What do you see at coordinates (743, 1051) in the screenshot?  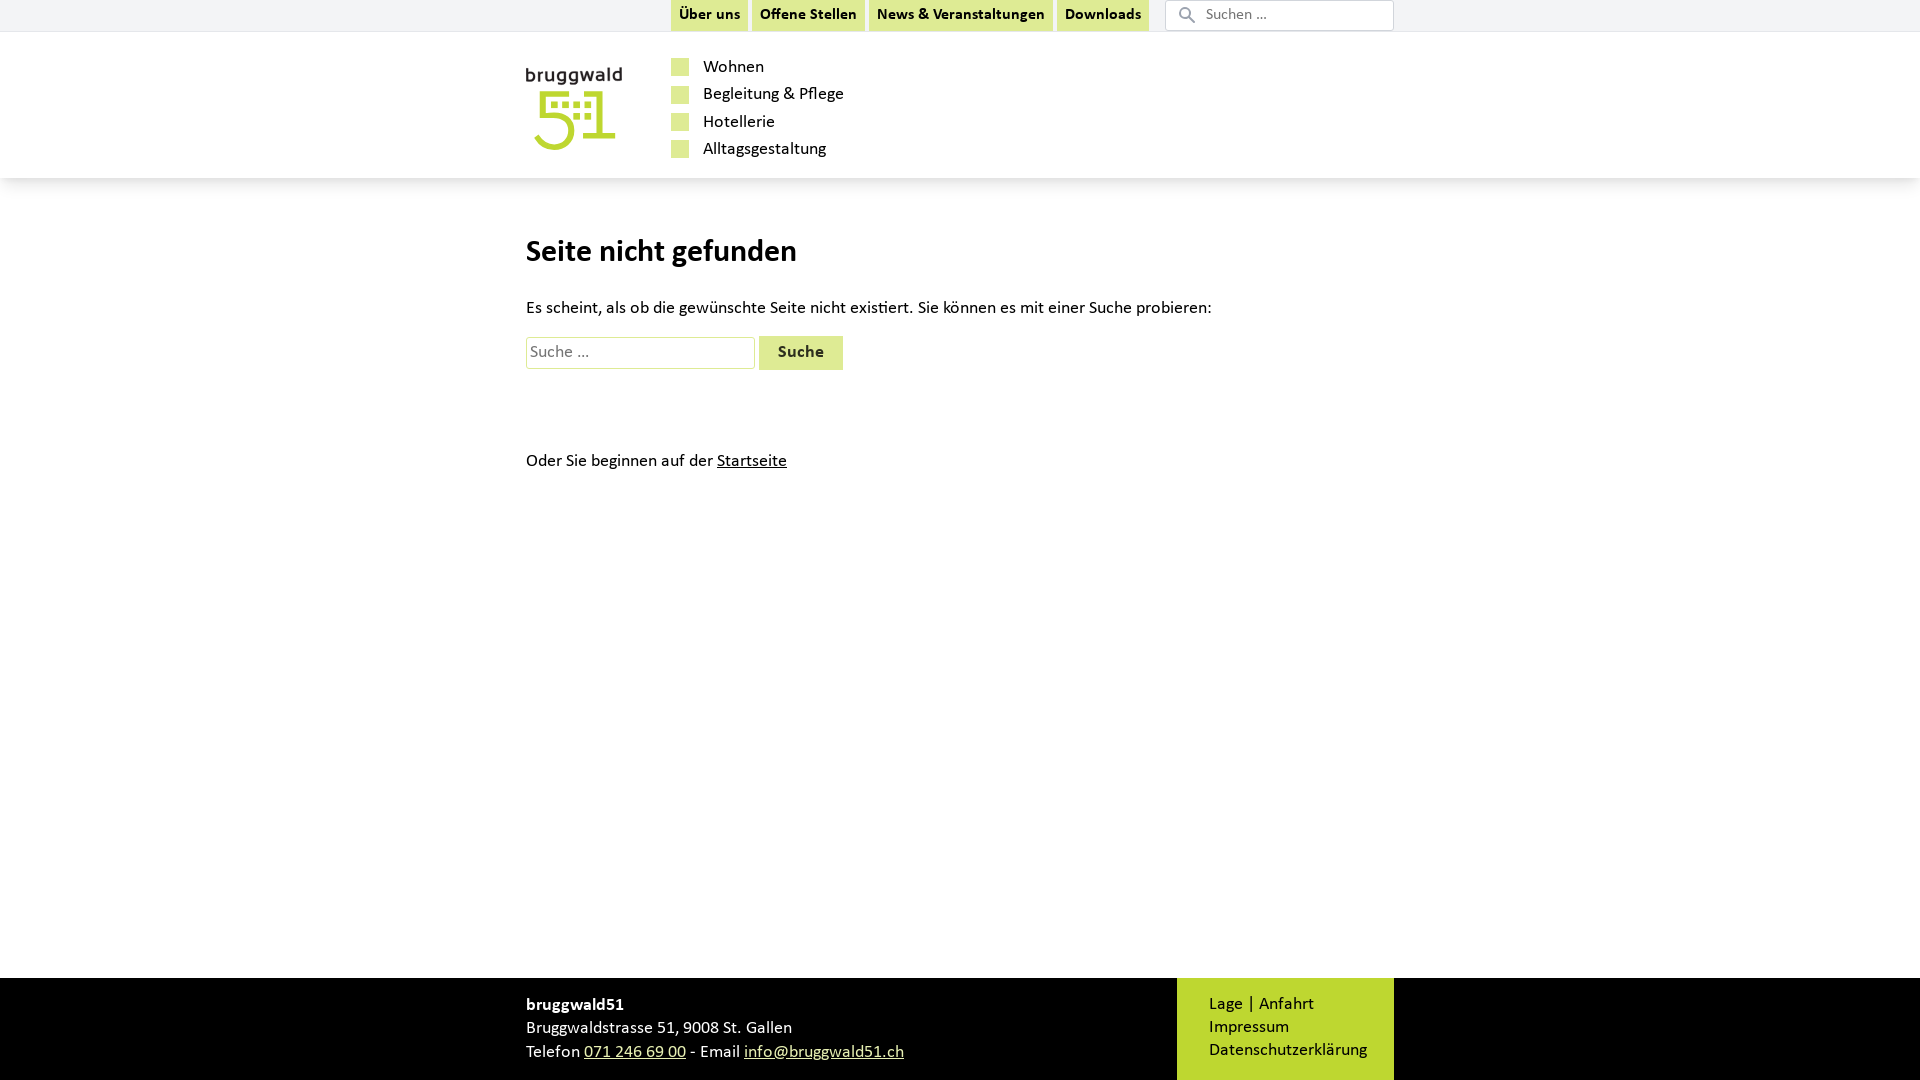 I see `'info@bruggwald51.ch'` at bounding box center [743, 1051].